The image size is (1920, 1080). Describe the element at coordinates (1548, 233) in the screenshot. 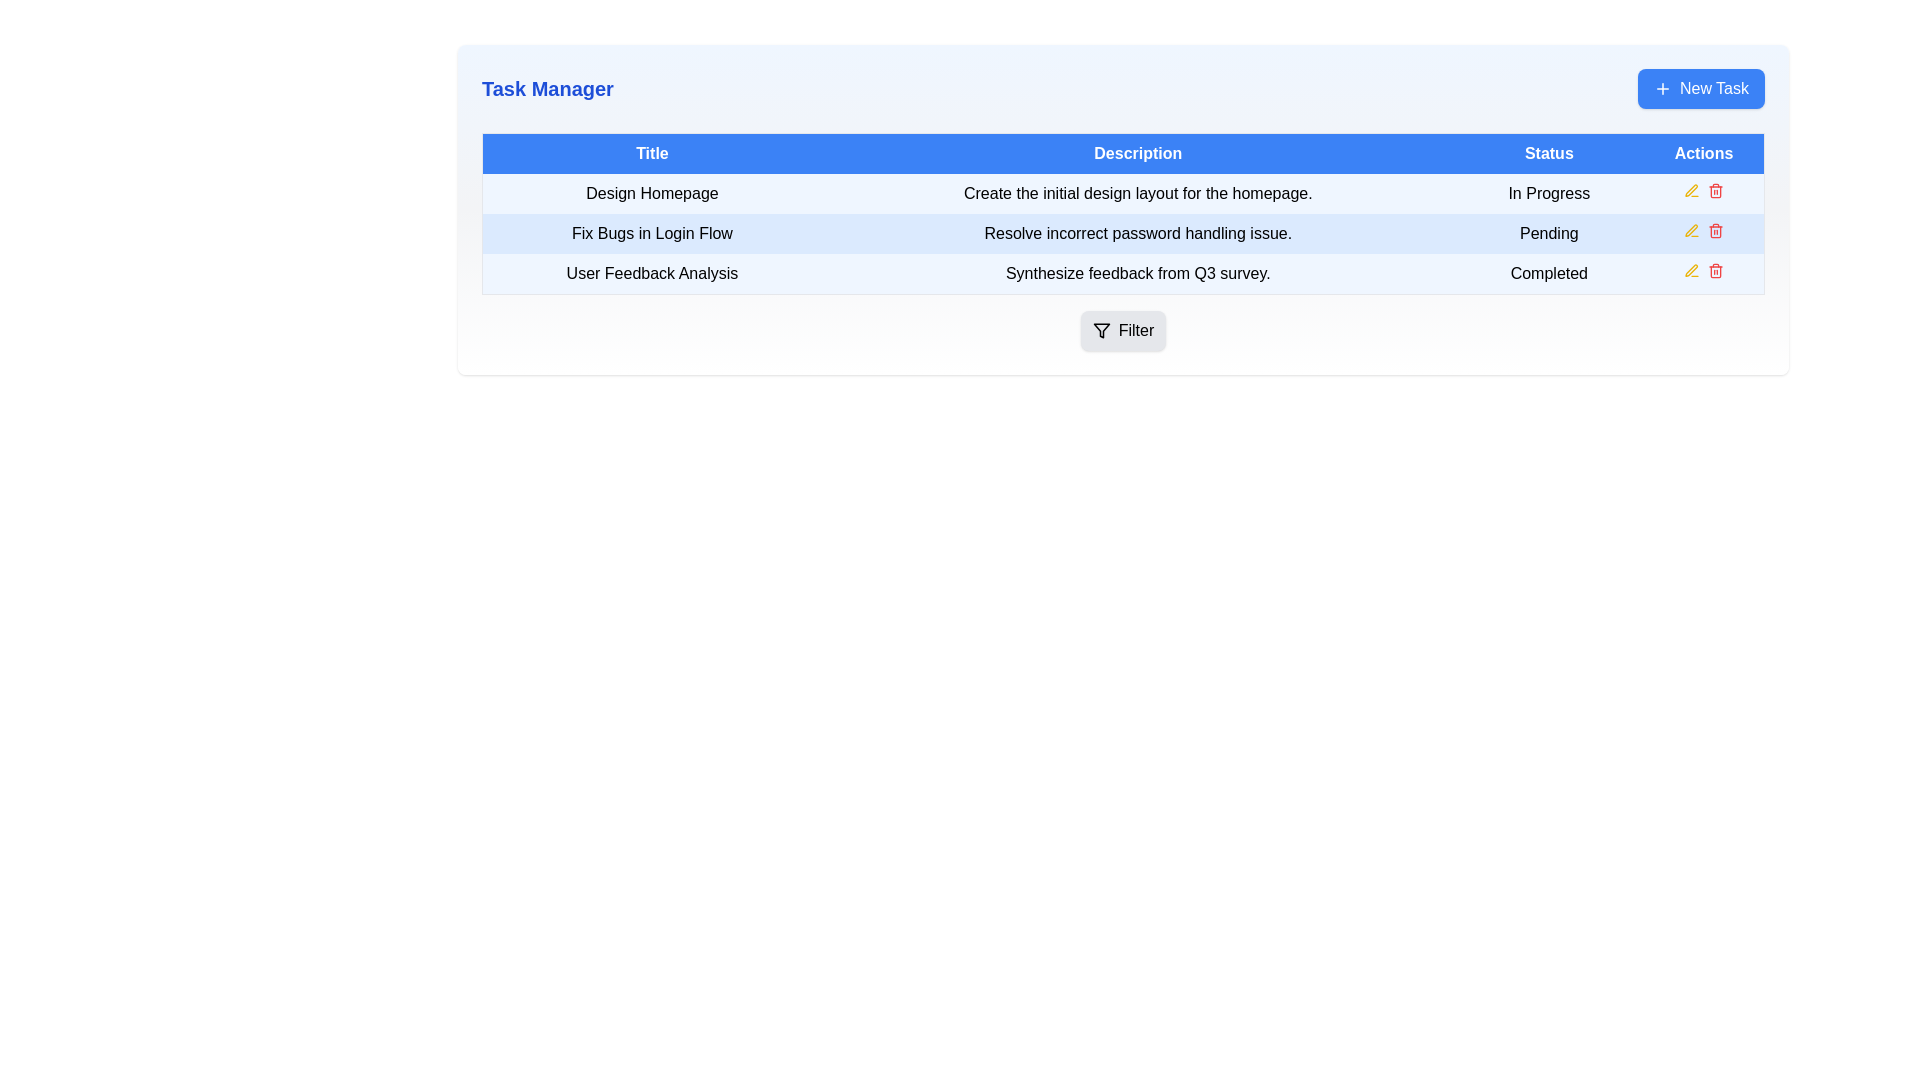

I see `the status represented by the text label showing 'Pending' in the 'Status' column of the second row in the table` at that location.